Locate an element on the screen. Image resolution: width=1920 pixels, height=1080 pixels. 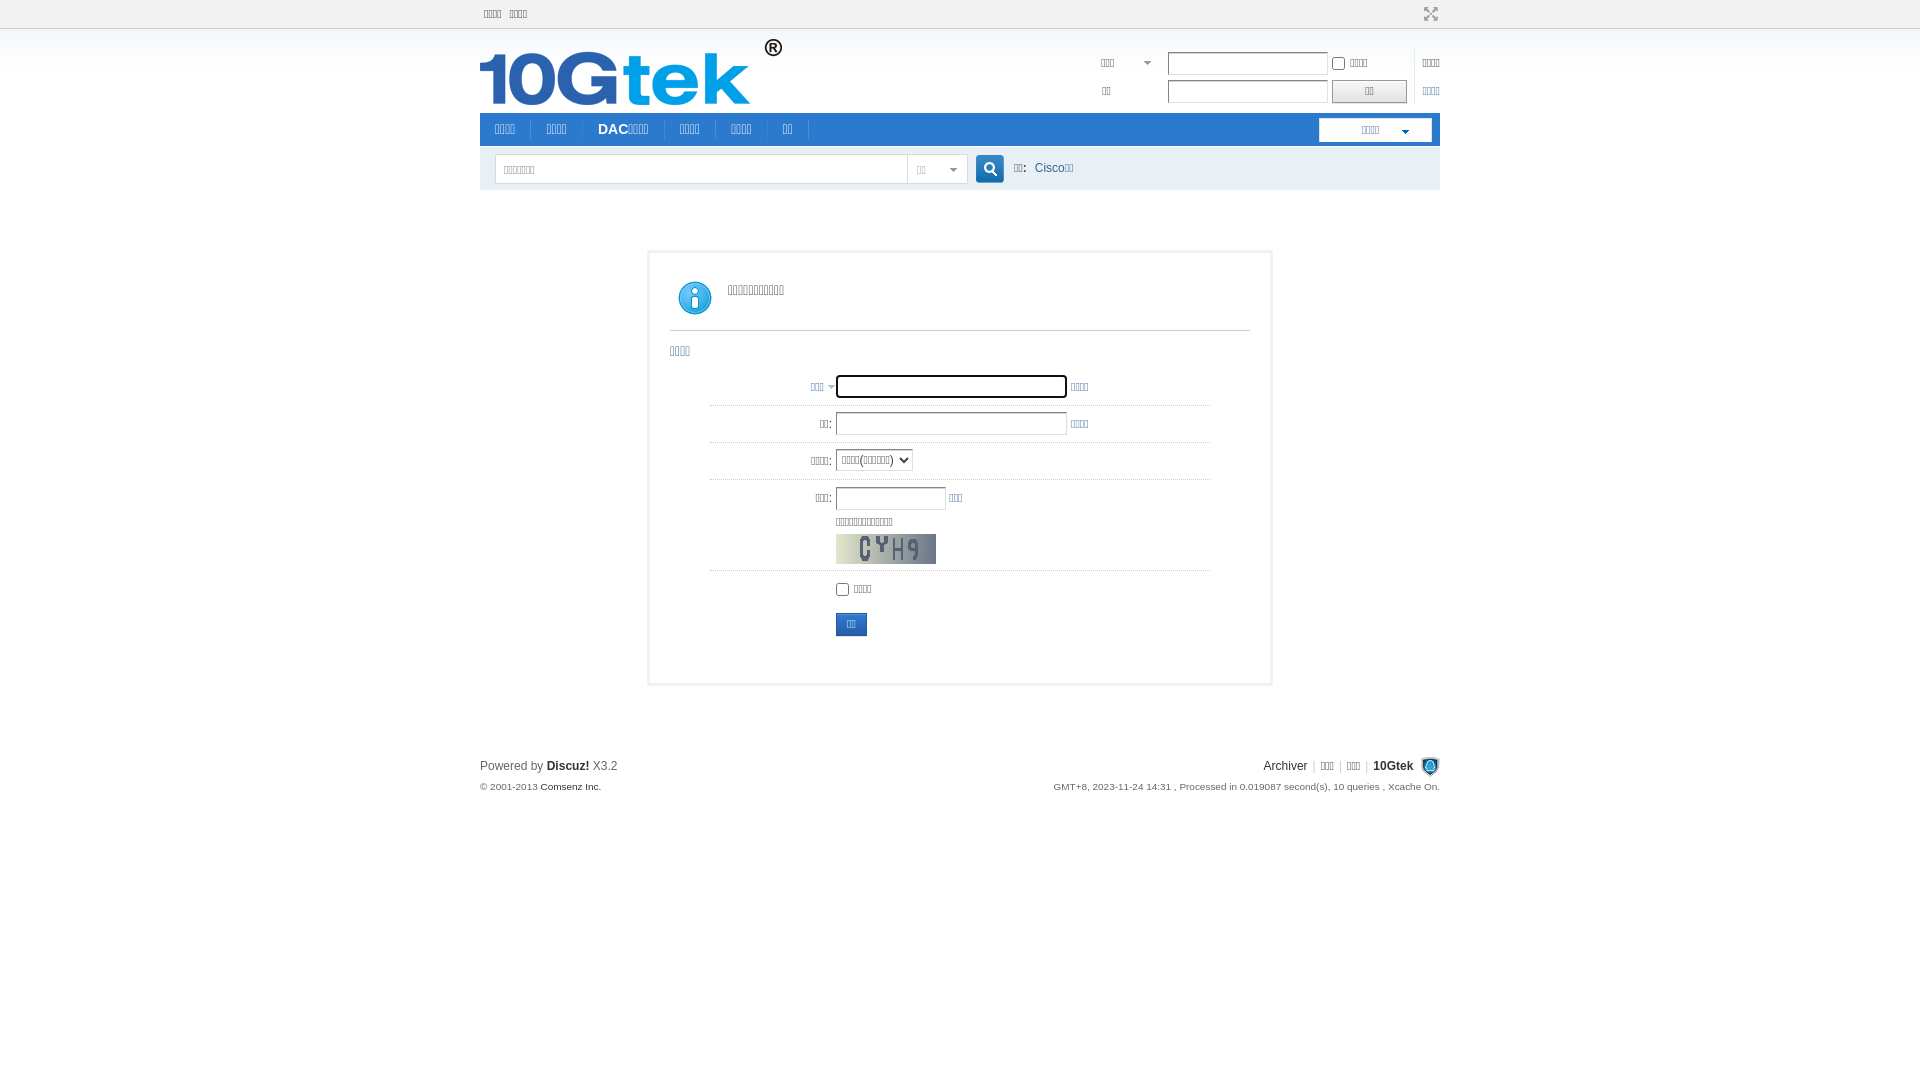
'Discuz!' is located at coordinates (567, 765).